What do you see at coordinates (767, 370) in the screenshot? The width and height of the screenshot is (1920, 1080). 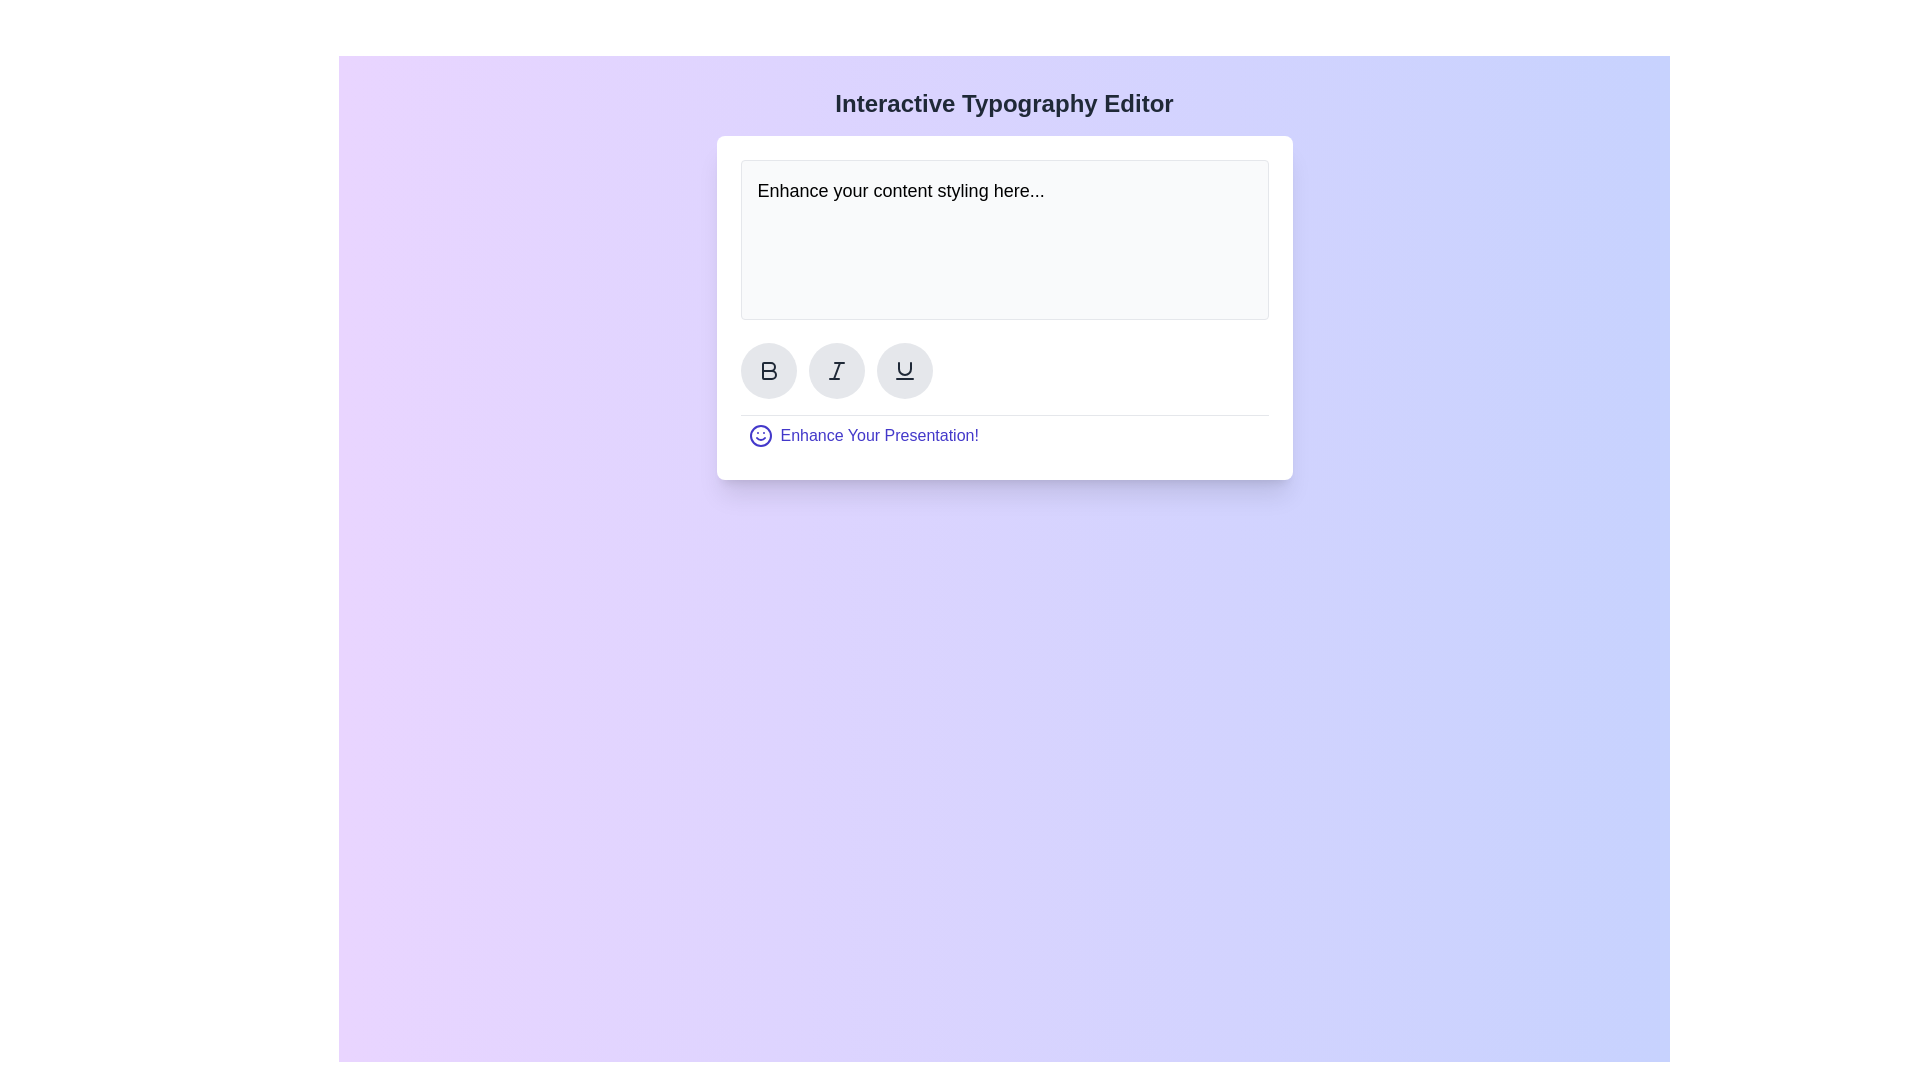 I see `the bold formatting button located at the top-left corner of the interactive toolbar in the Typography Editor` at bounding box center [767, 370].